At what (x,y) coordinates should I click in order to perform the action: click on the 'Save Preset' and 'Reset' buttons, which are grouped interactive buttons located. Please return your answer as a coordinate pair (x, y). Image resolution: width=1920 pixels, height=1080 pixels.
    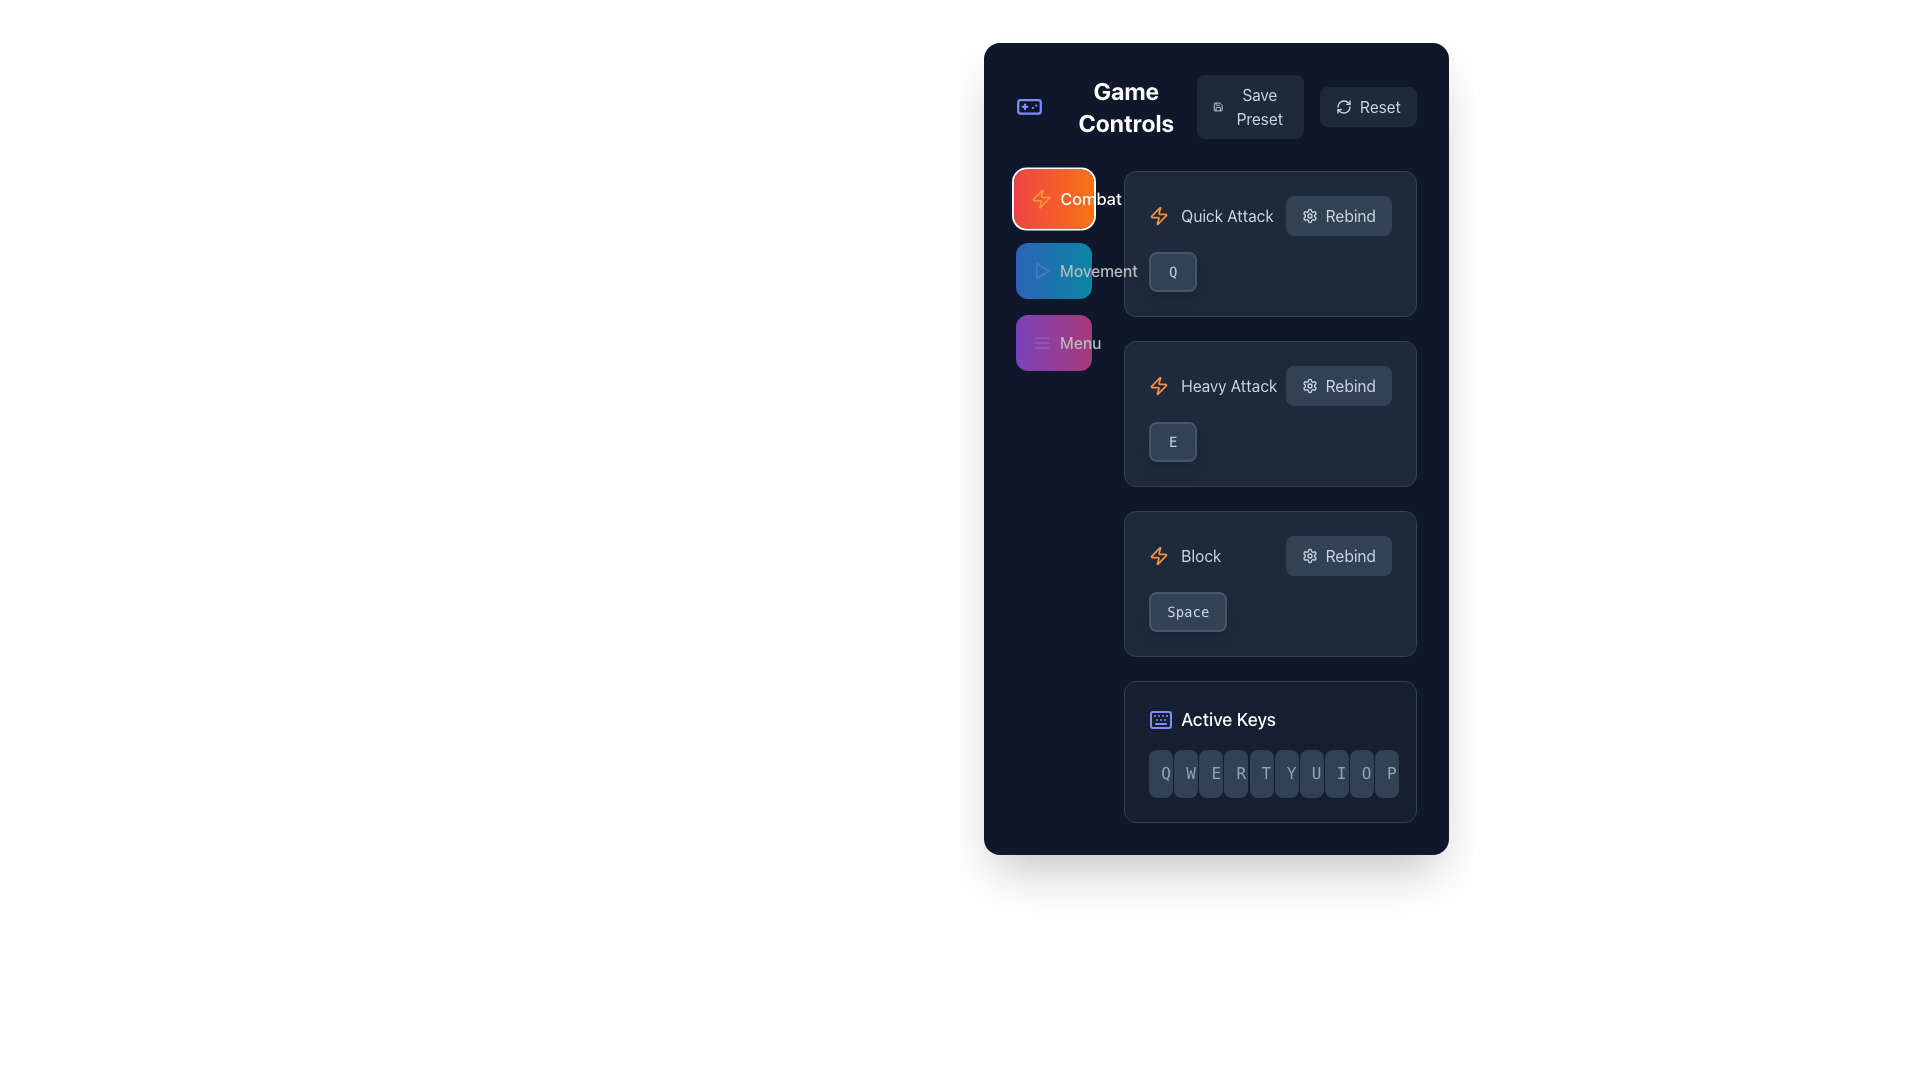
    Looking at the image, I should click on (1307, 107).